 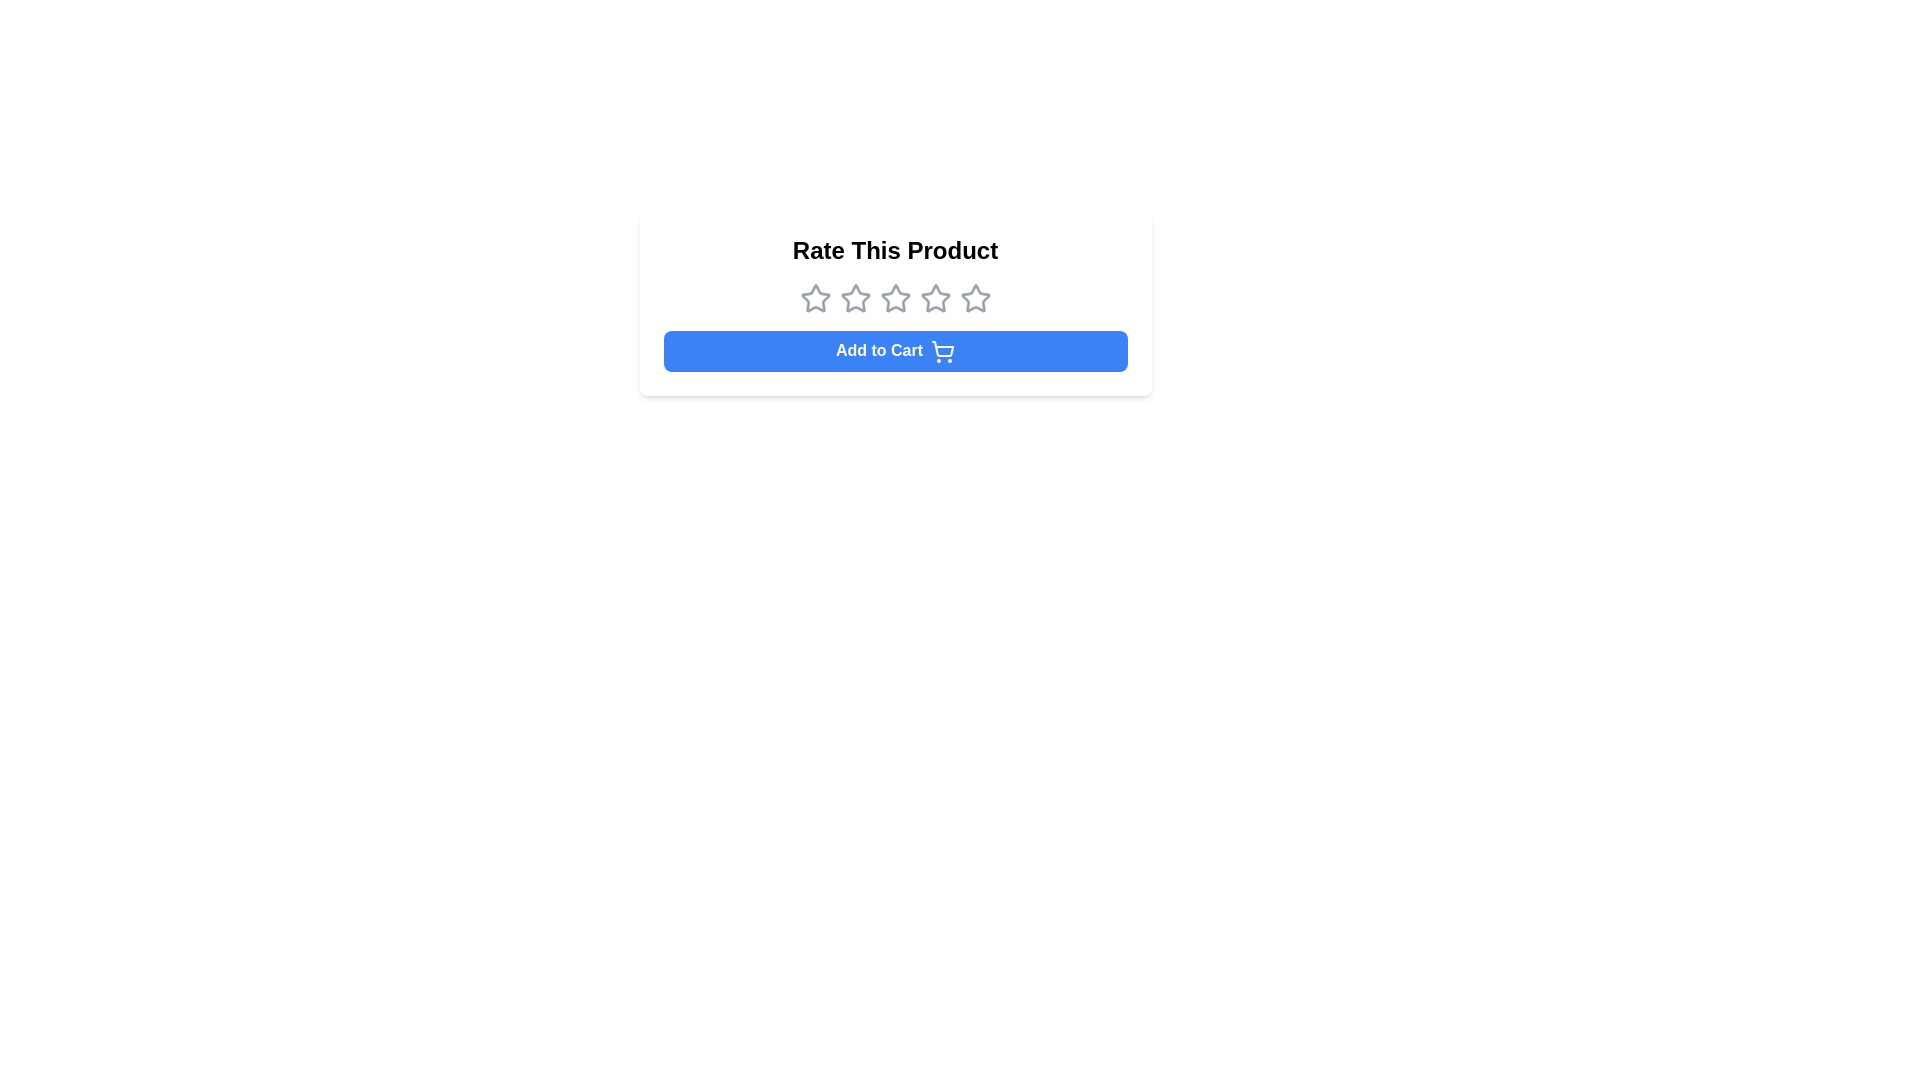 What do you see at coordinates (975, 298) in the screenshot?
I see `the fifth star icon in the rating component` at bounding box center [975, 298].